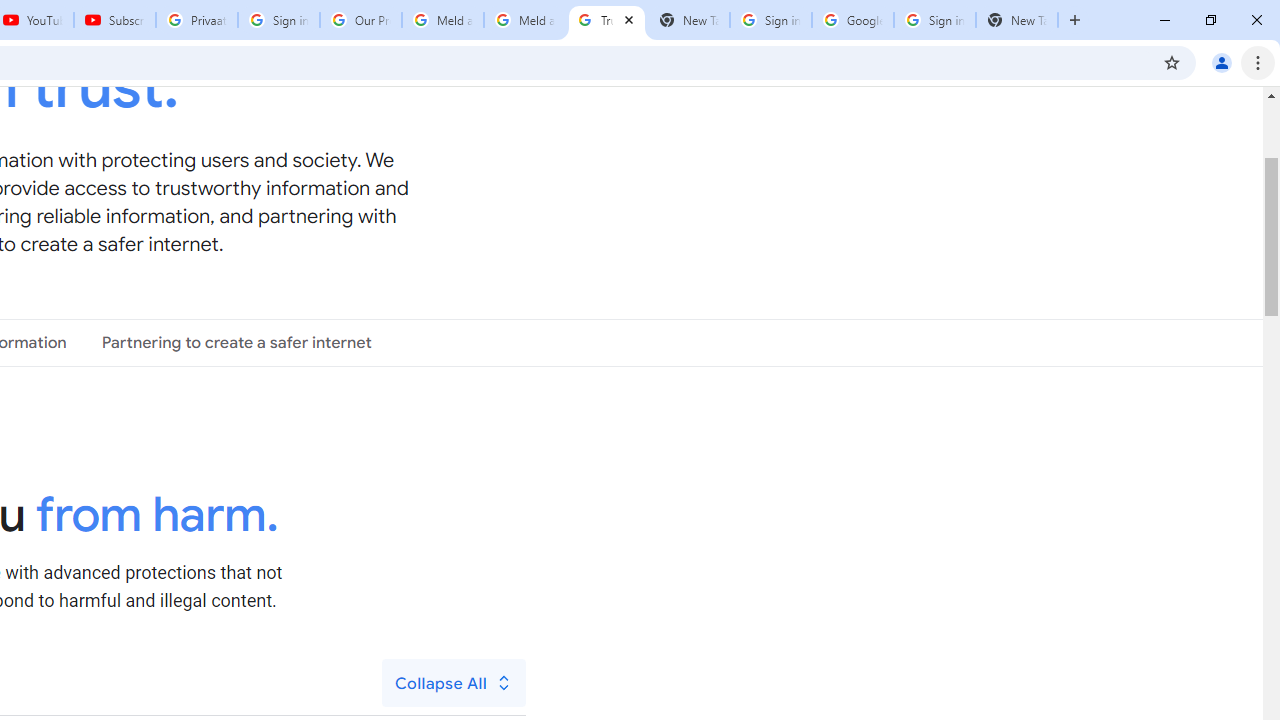 The height and width of the screenshot is (720, 1280). Describe the element at coordinates (934, 20) in the screenshot. I see `'Sign in - Google Accounts'` at that location.